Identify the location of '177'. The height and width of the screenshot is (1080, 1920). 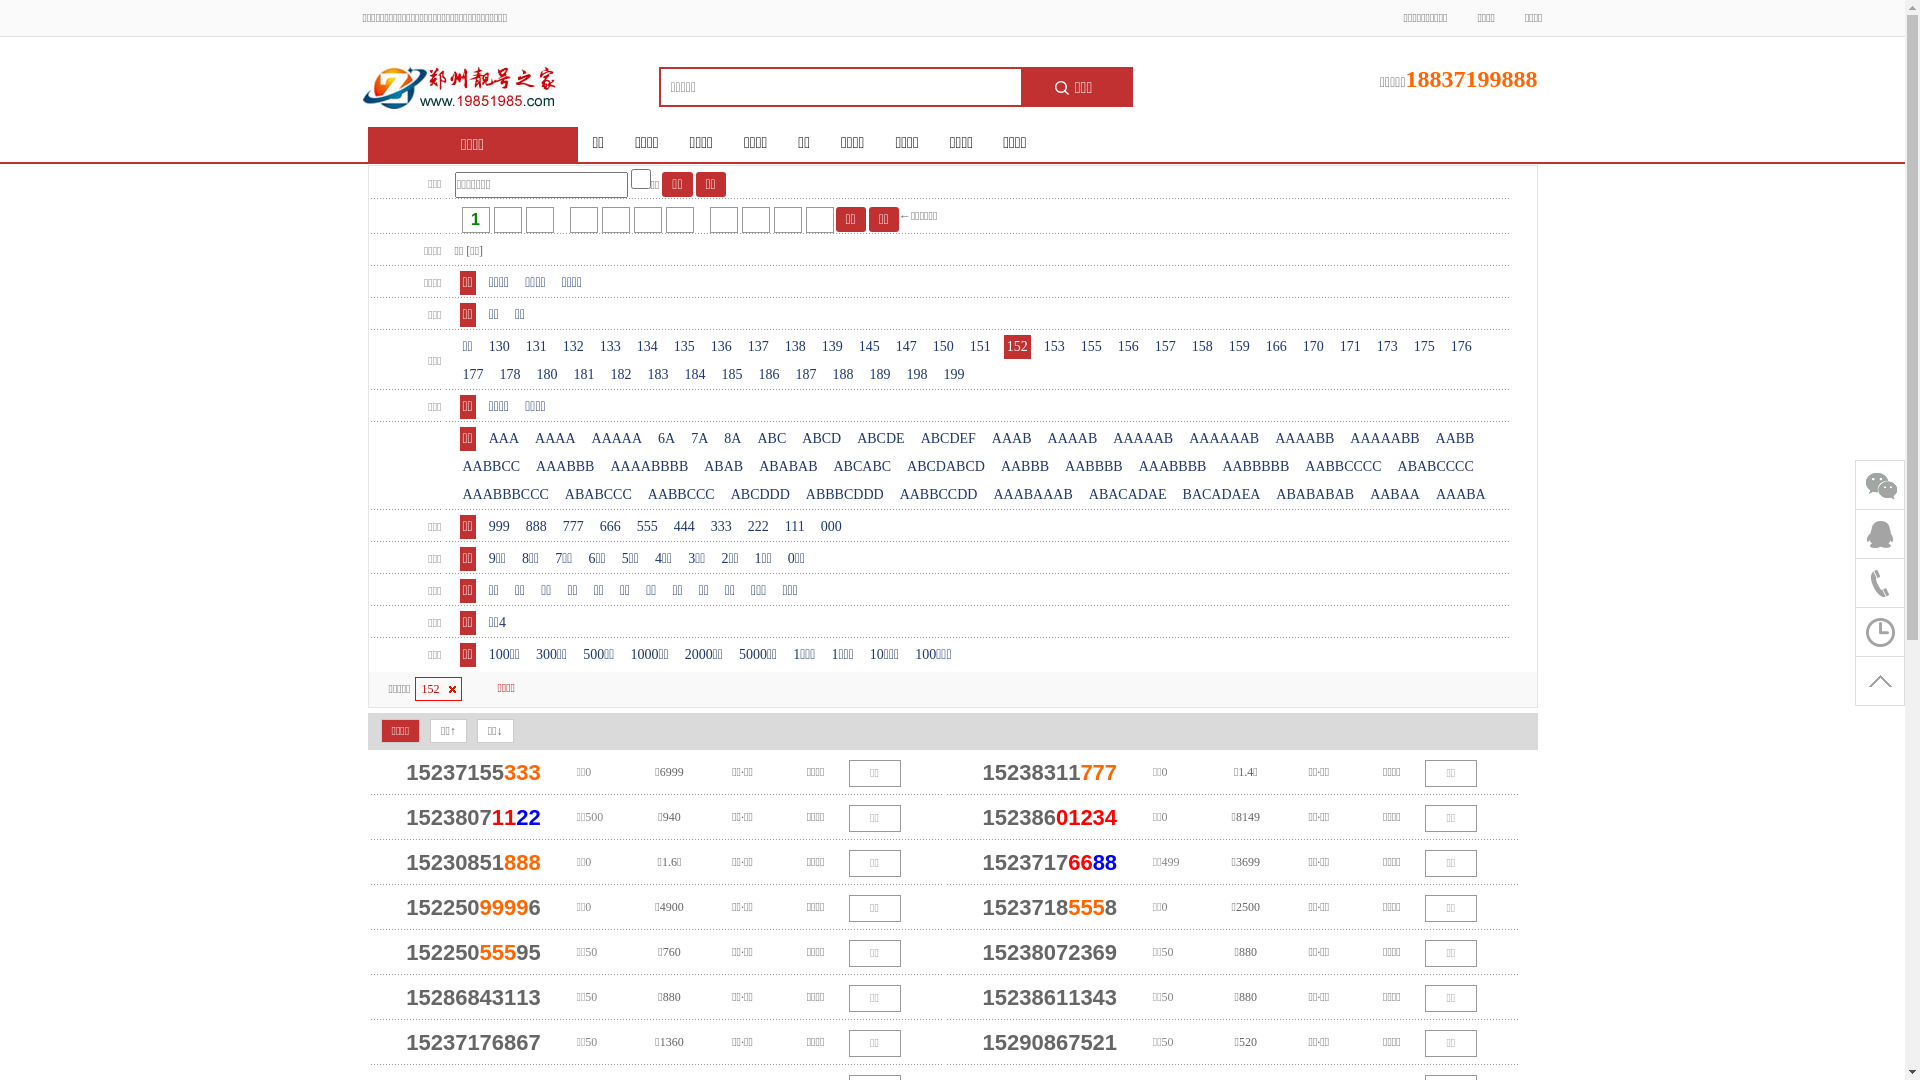
(459, 374).